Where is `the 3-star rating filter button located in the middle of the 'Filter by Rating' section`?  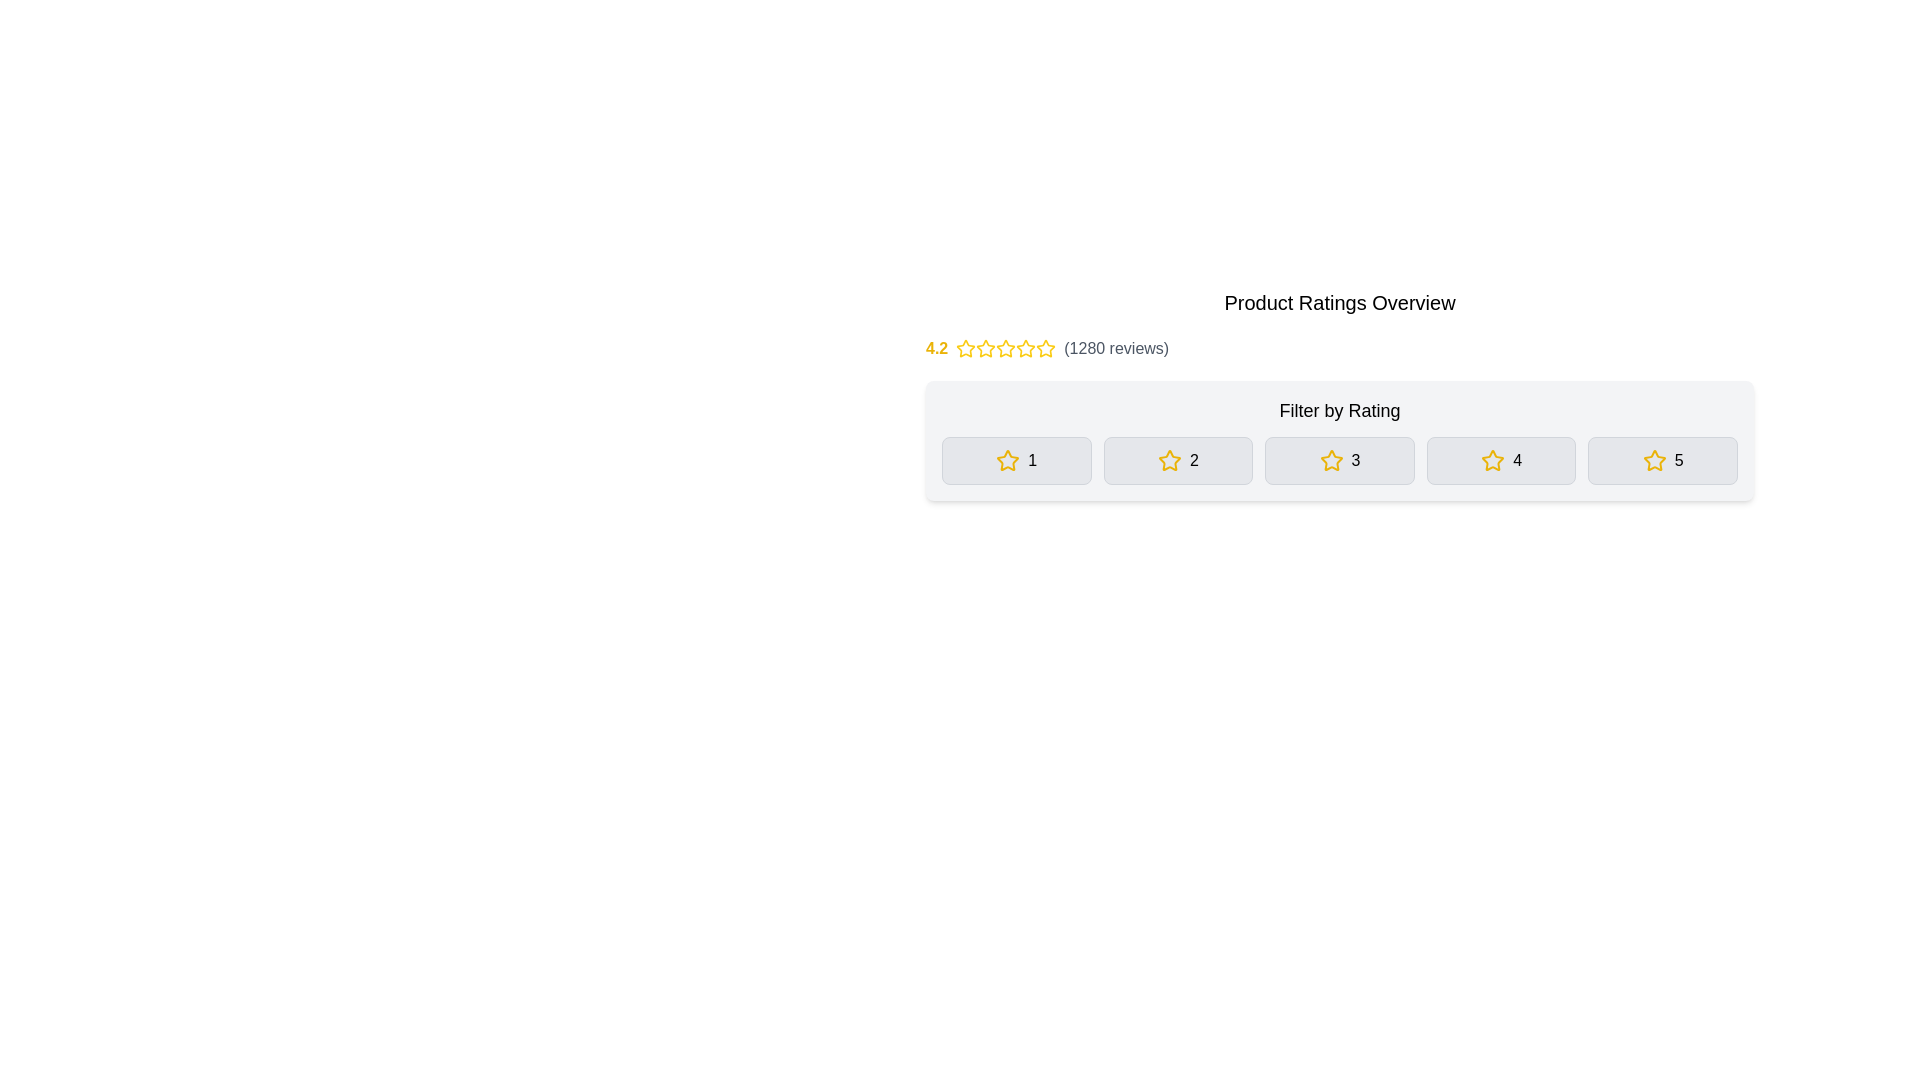 the 3-star rating filter button located in the middle of the 'Filter by Rating' section is located at coordinates (1339, 461).